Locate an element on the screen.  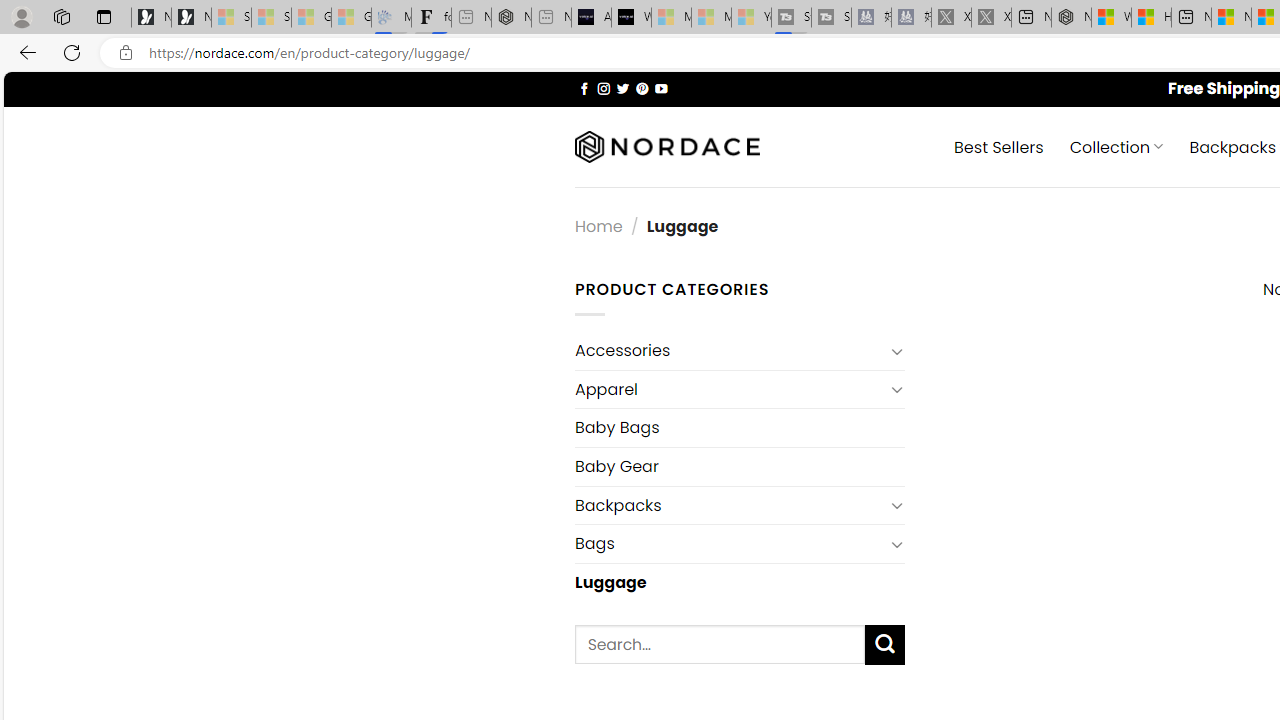
'Accessories' is located at coordinates (728, 350).